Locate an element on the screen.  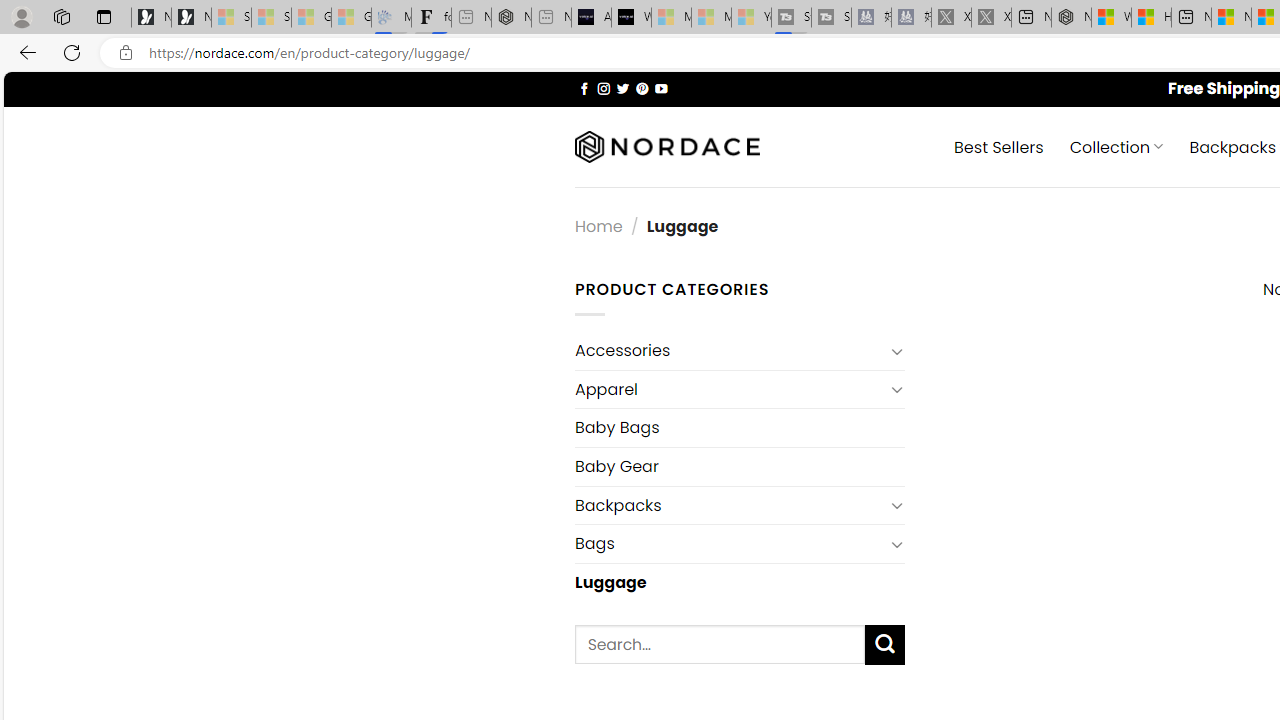
'Accessories' is located at coordinates (728, 350).